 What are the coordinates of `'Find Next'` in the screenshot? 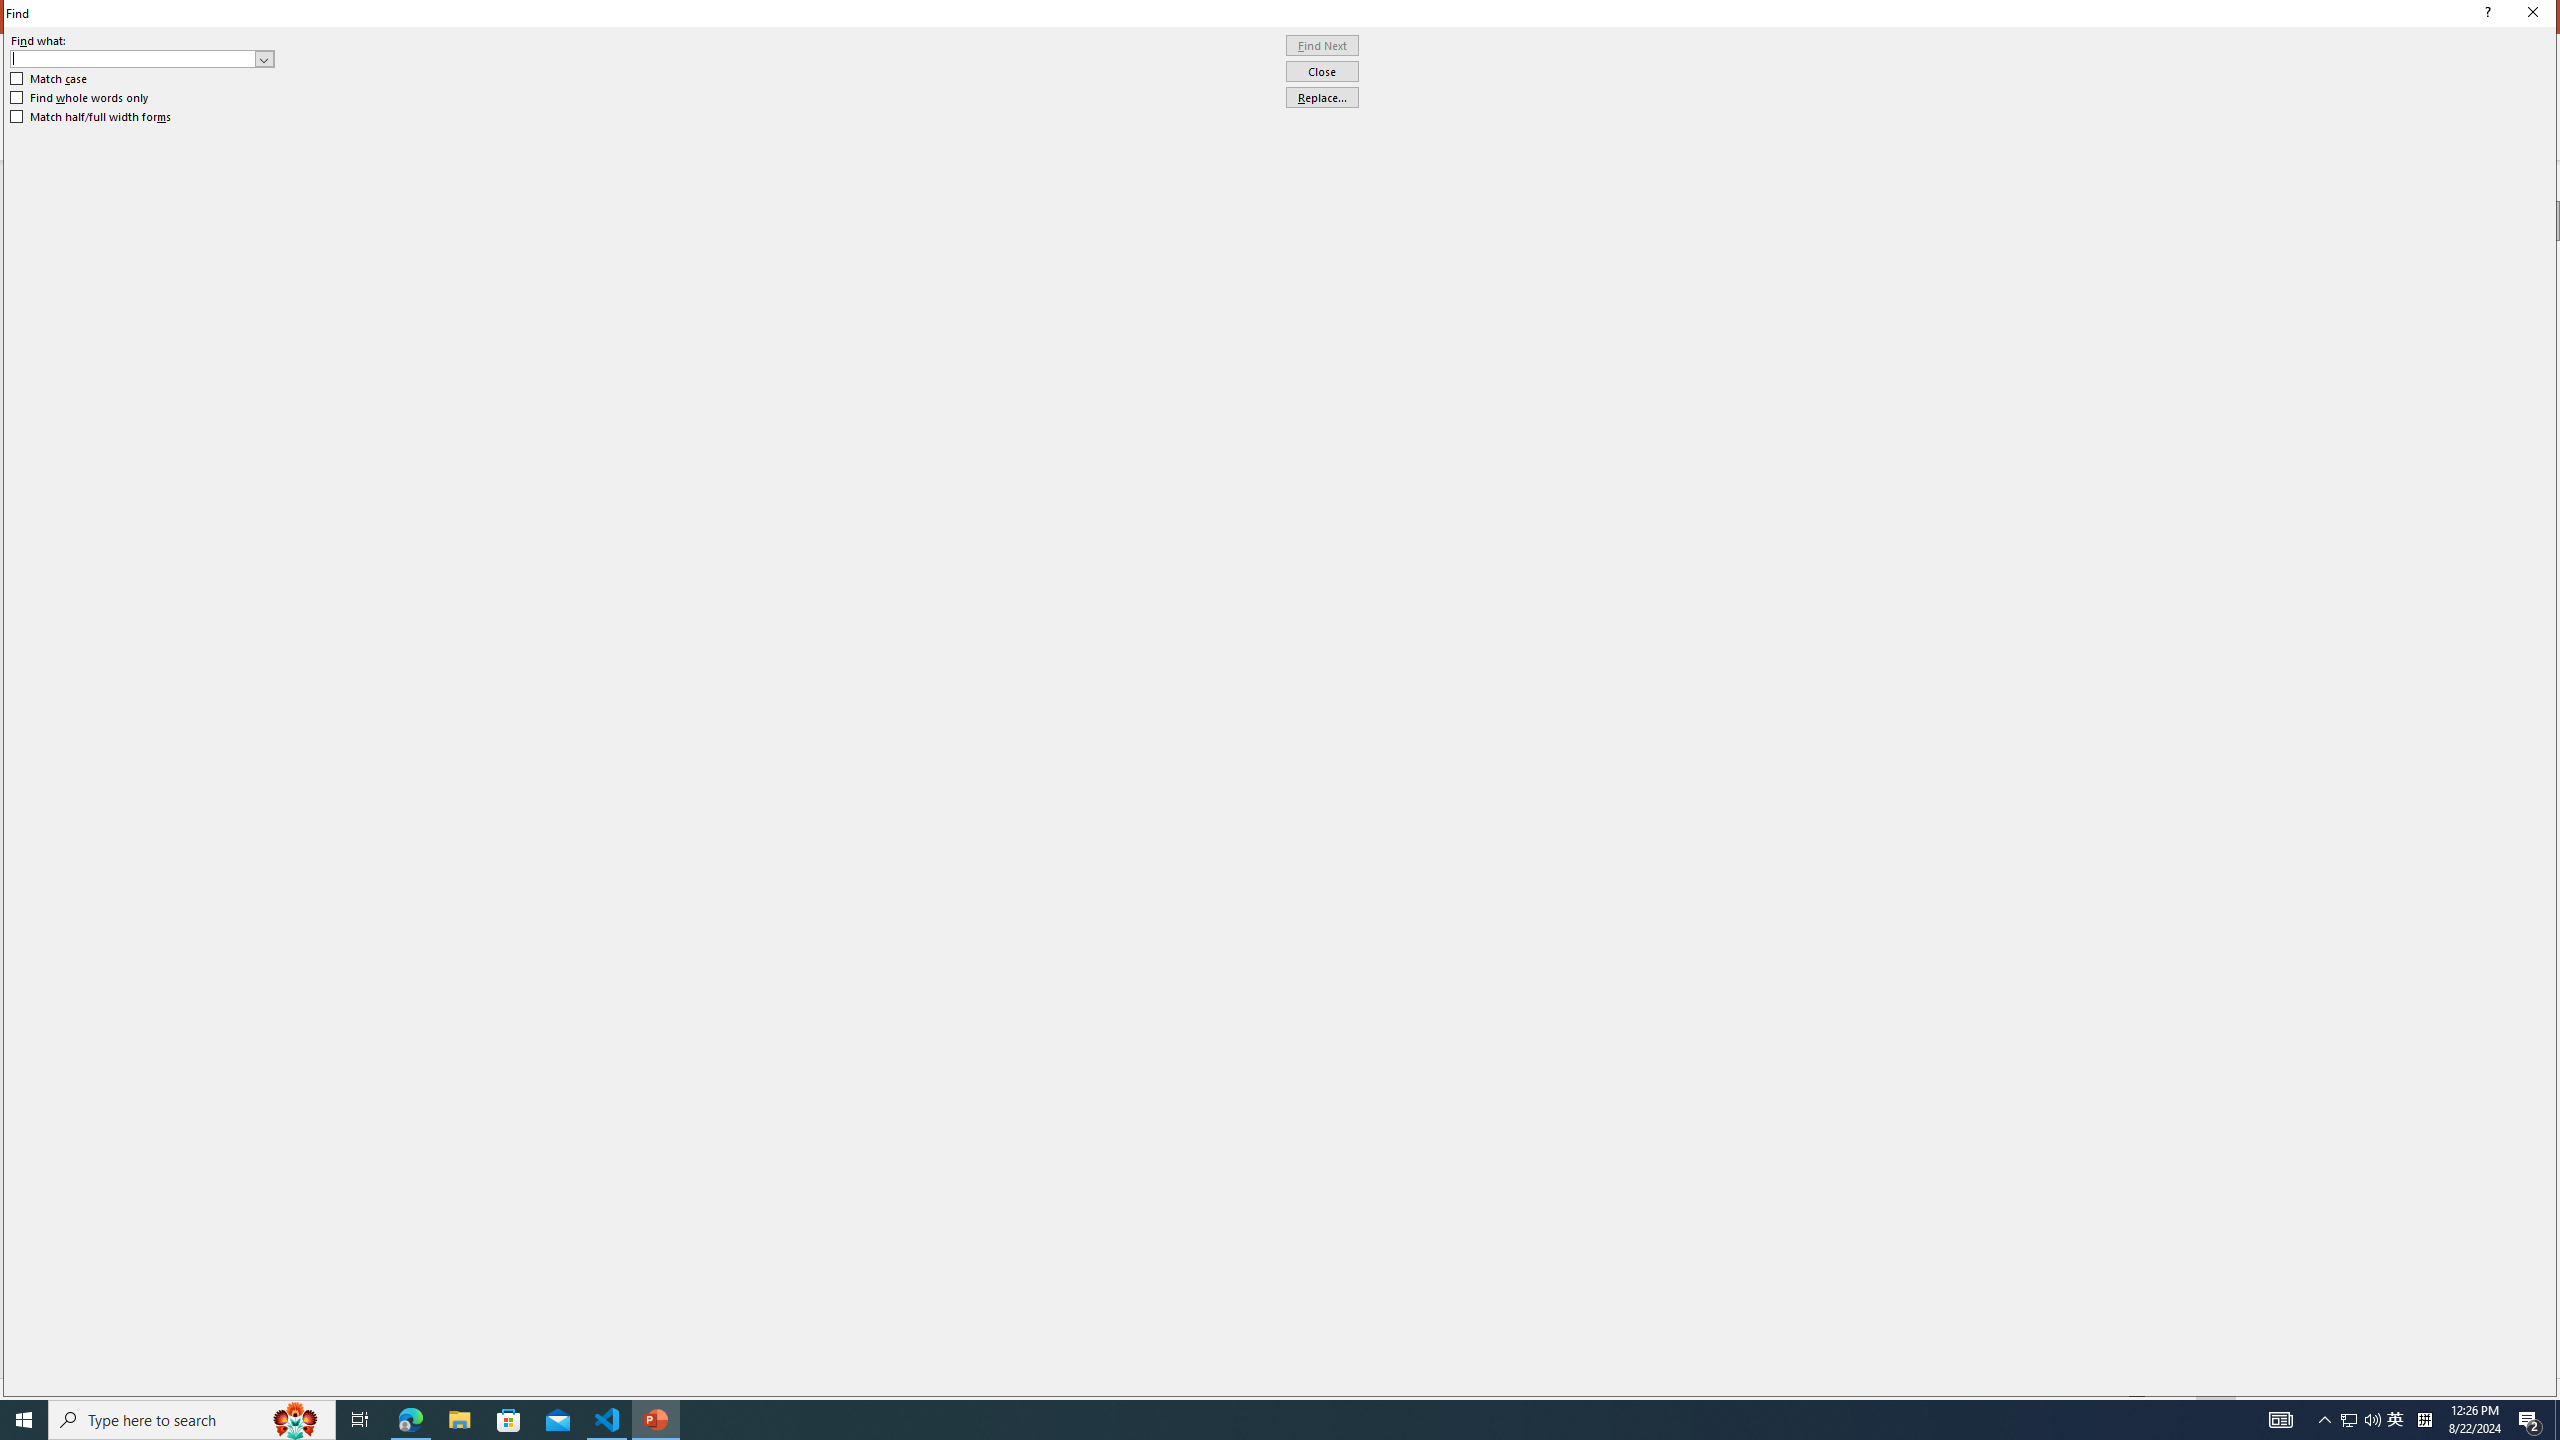 It's located at (1321, 45).